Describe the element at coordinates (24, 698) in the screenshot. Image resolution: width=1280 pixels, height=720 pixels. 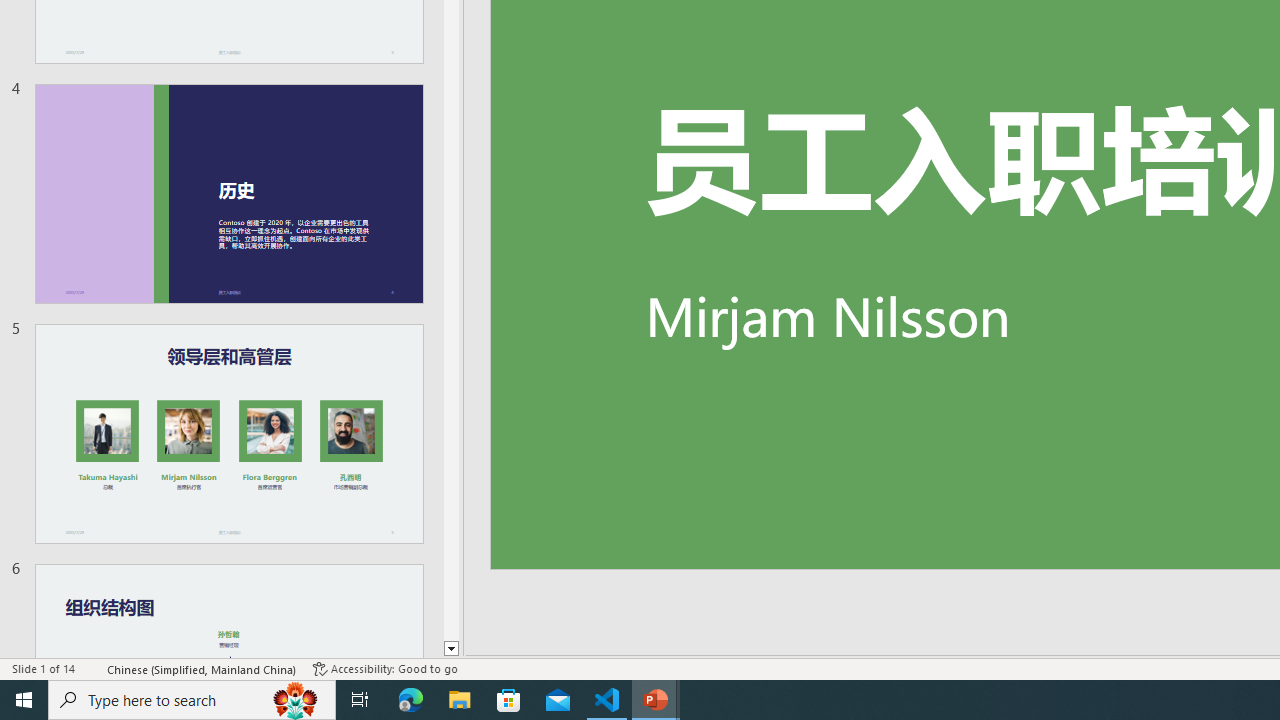
I see `'Start'` at that location.